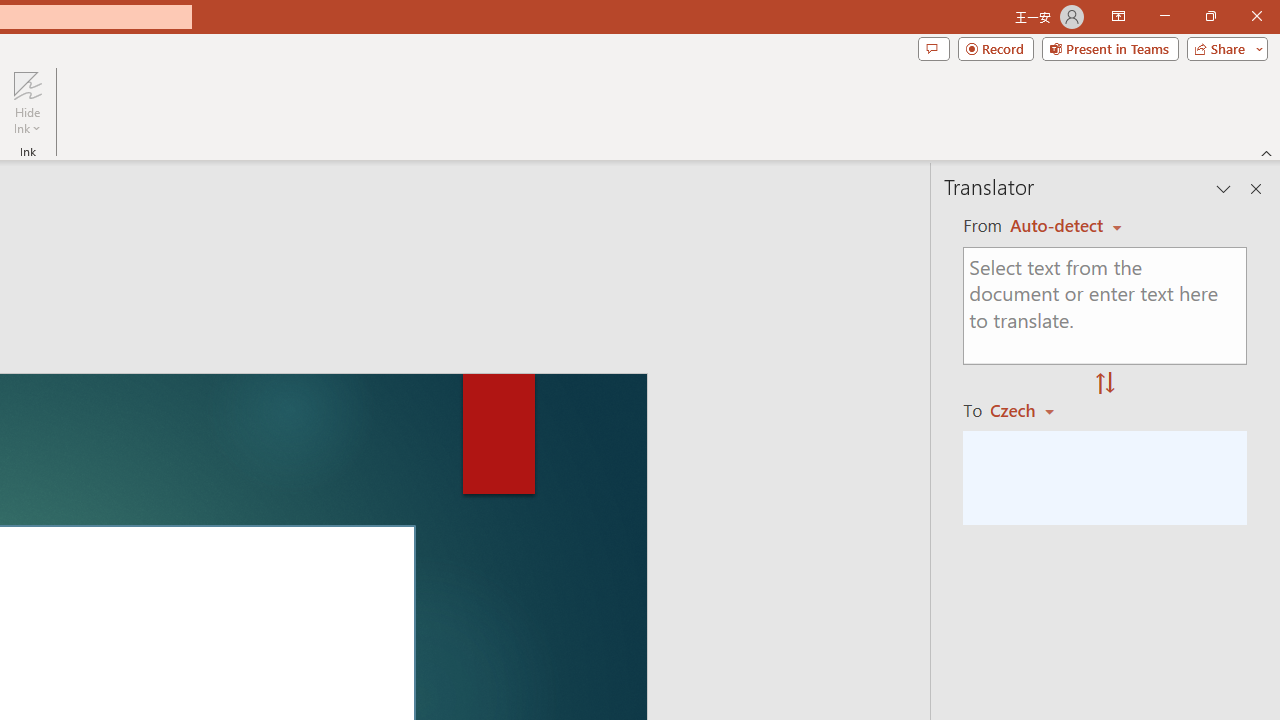 Image resolution: width=1280 pixels, height=720 pixels. What do you see at coordinates (1031, 409) in the screenshot?
I see `'Czech'` at bounding box center [1031, 409].